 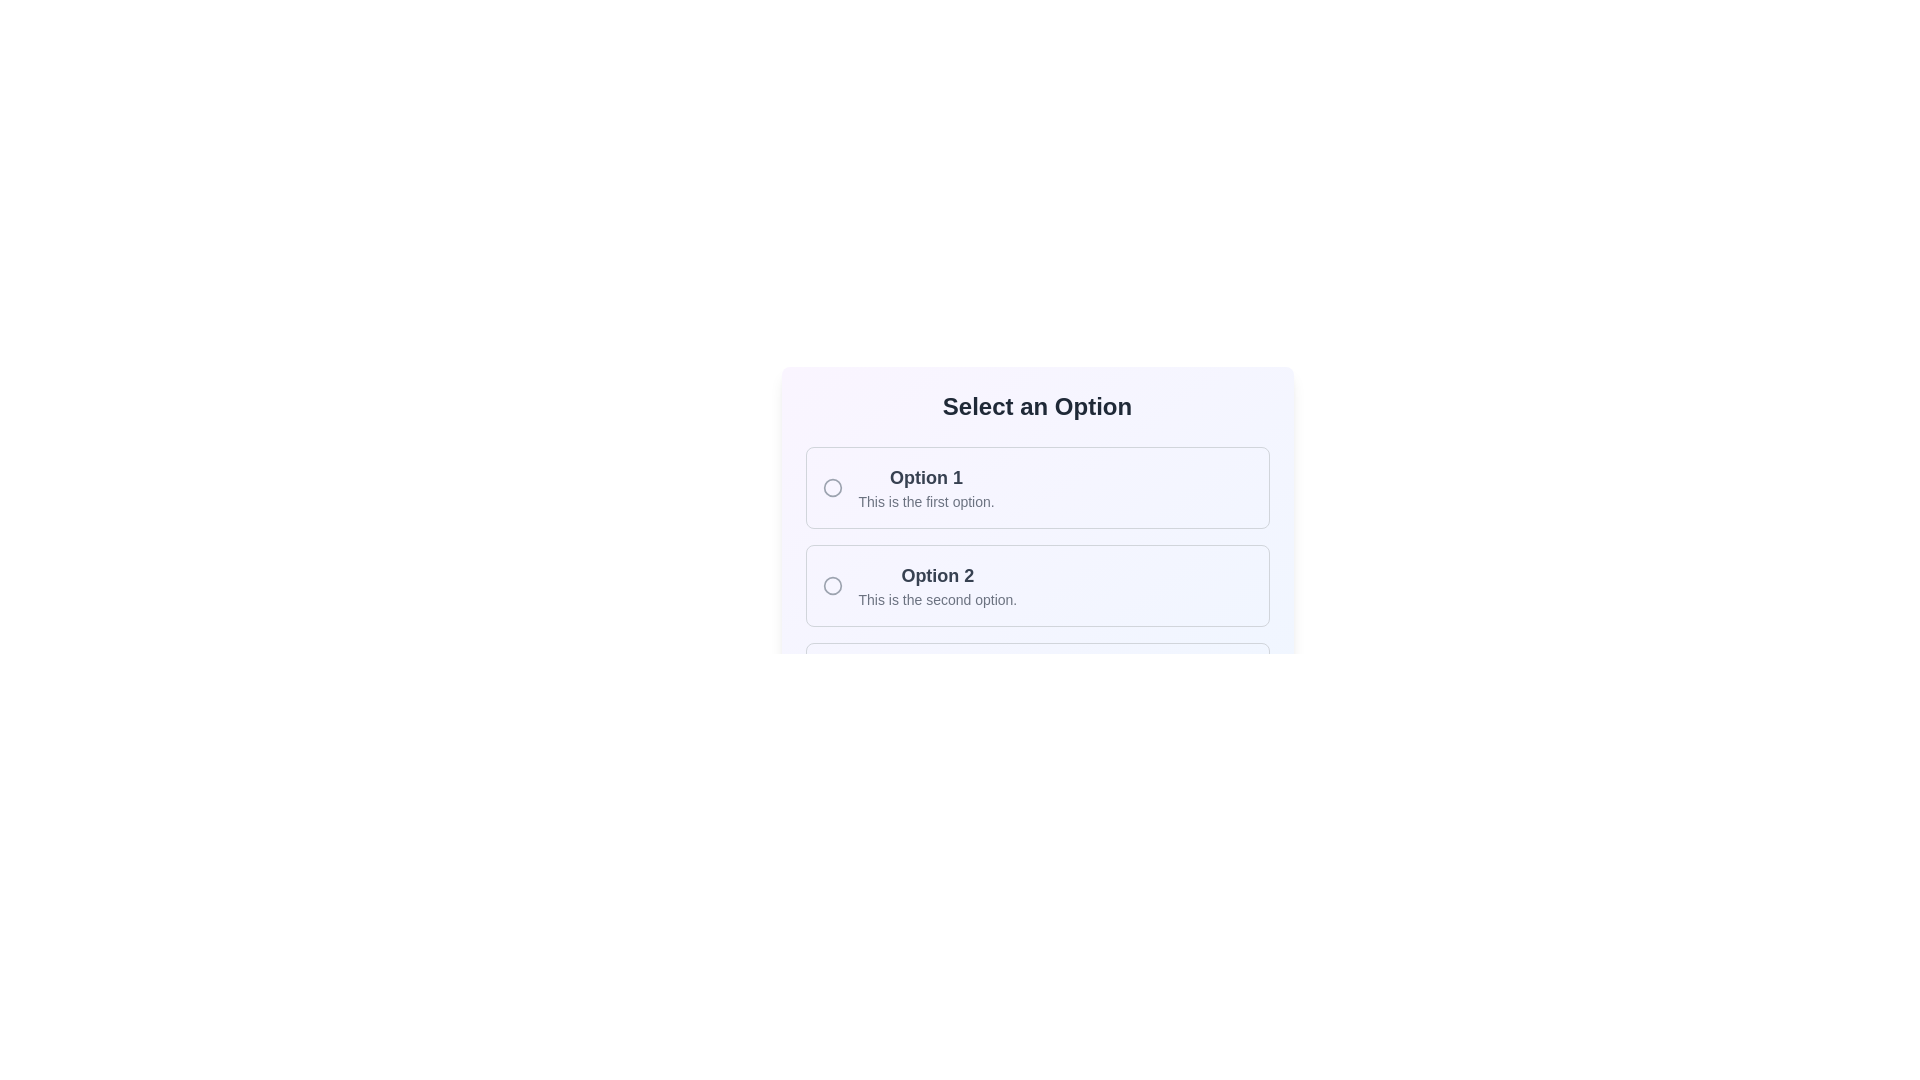 I want to click on the bold title text label that serves as a header for the first choice in the option selection interface, located near the upper-left corner of the card, so click(x=925, y=478).